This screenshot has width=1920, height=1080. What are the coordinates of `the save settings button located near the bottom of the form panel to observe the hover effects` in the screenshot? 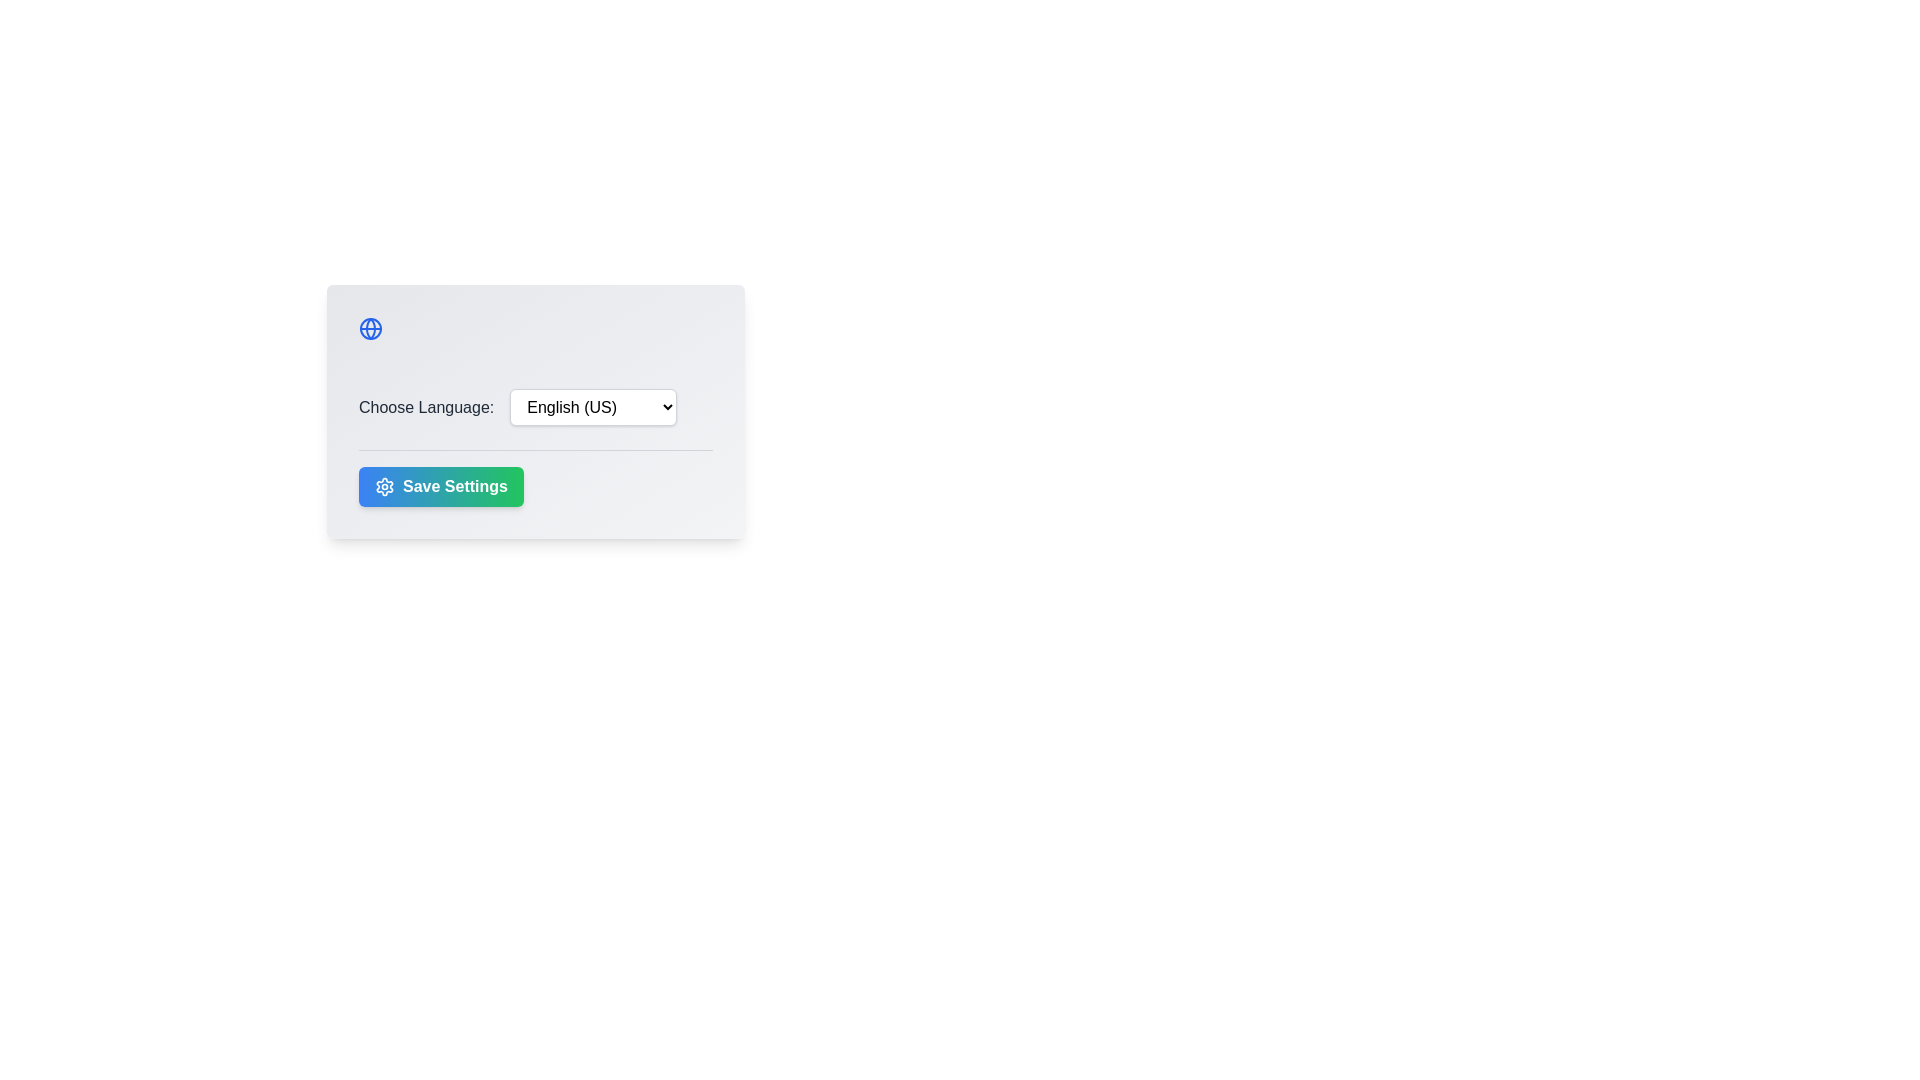 It's located at (536, 478).